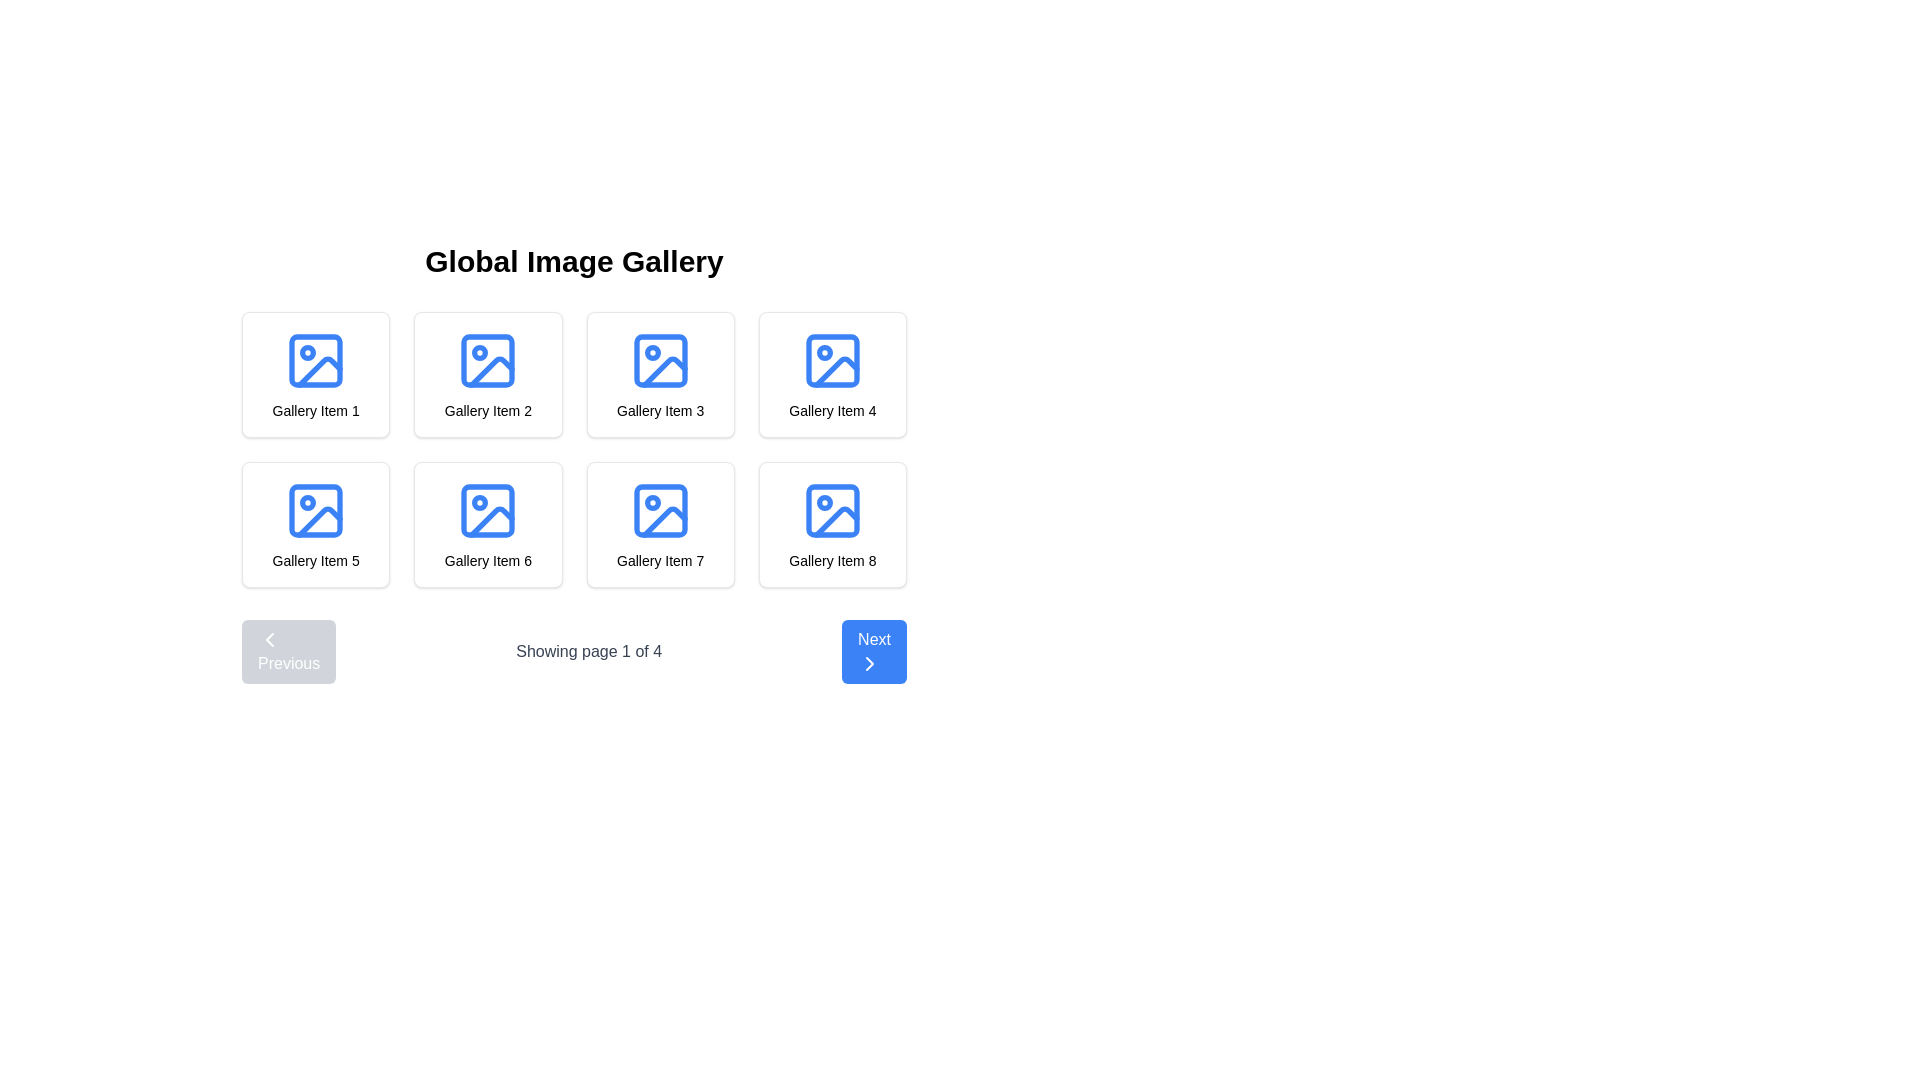 The width and height of the screenshot is (1920, 1080). Describe the element at coordinates (488, 361) in the screenshot. I see `the stylized blue icon representing an image, located in the second gallery item of the first row, which is contained within a bordered, rounded rectangular card labeled 'Gallery Item 2'` at that location.